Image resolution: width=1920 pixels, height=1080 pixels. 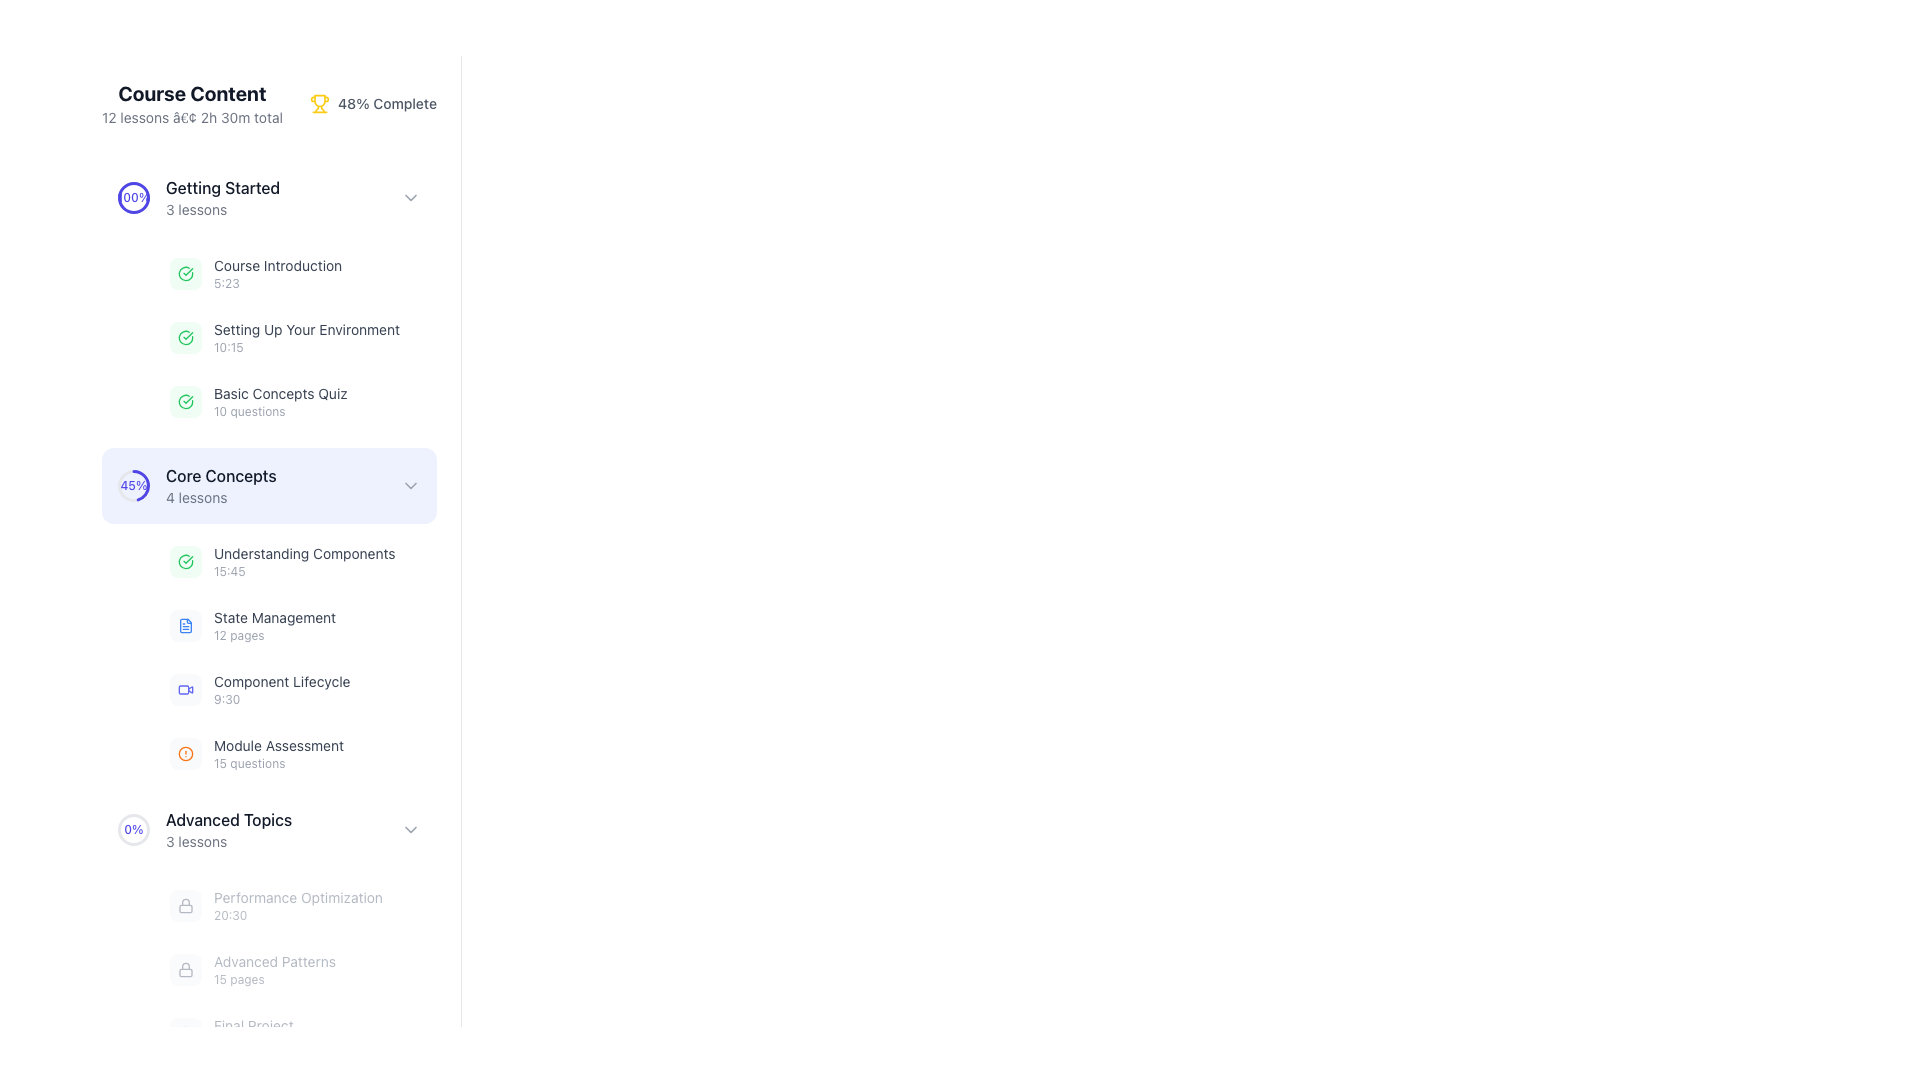 I want to click on text displayed in the Text Label indicating the duration or time associated with the 'Understanding Components' lesson, located under the 'Core Concepts' section, so click(x=303, y=571).